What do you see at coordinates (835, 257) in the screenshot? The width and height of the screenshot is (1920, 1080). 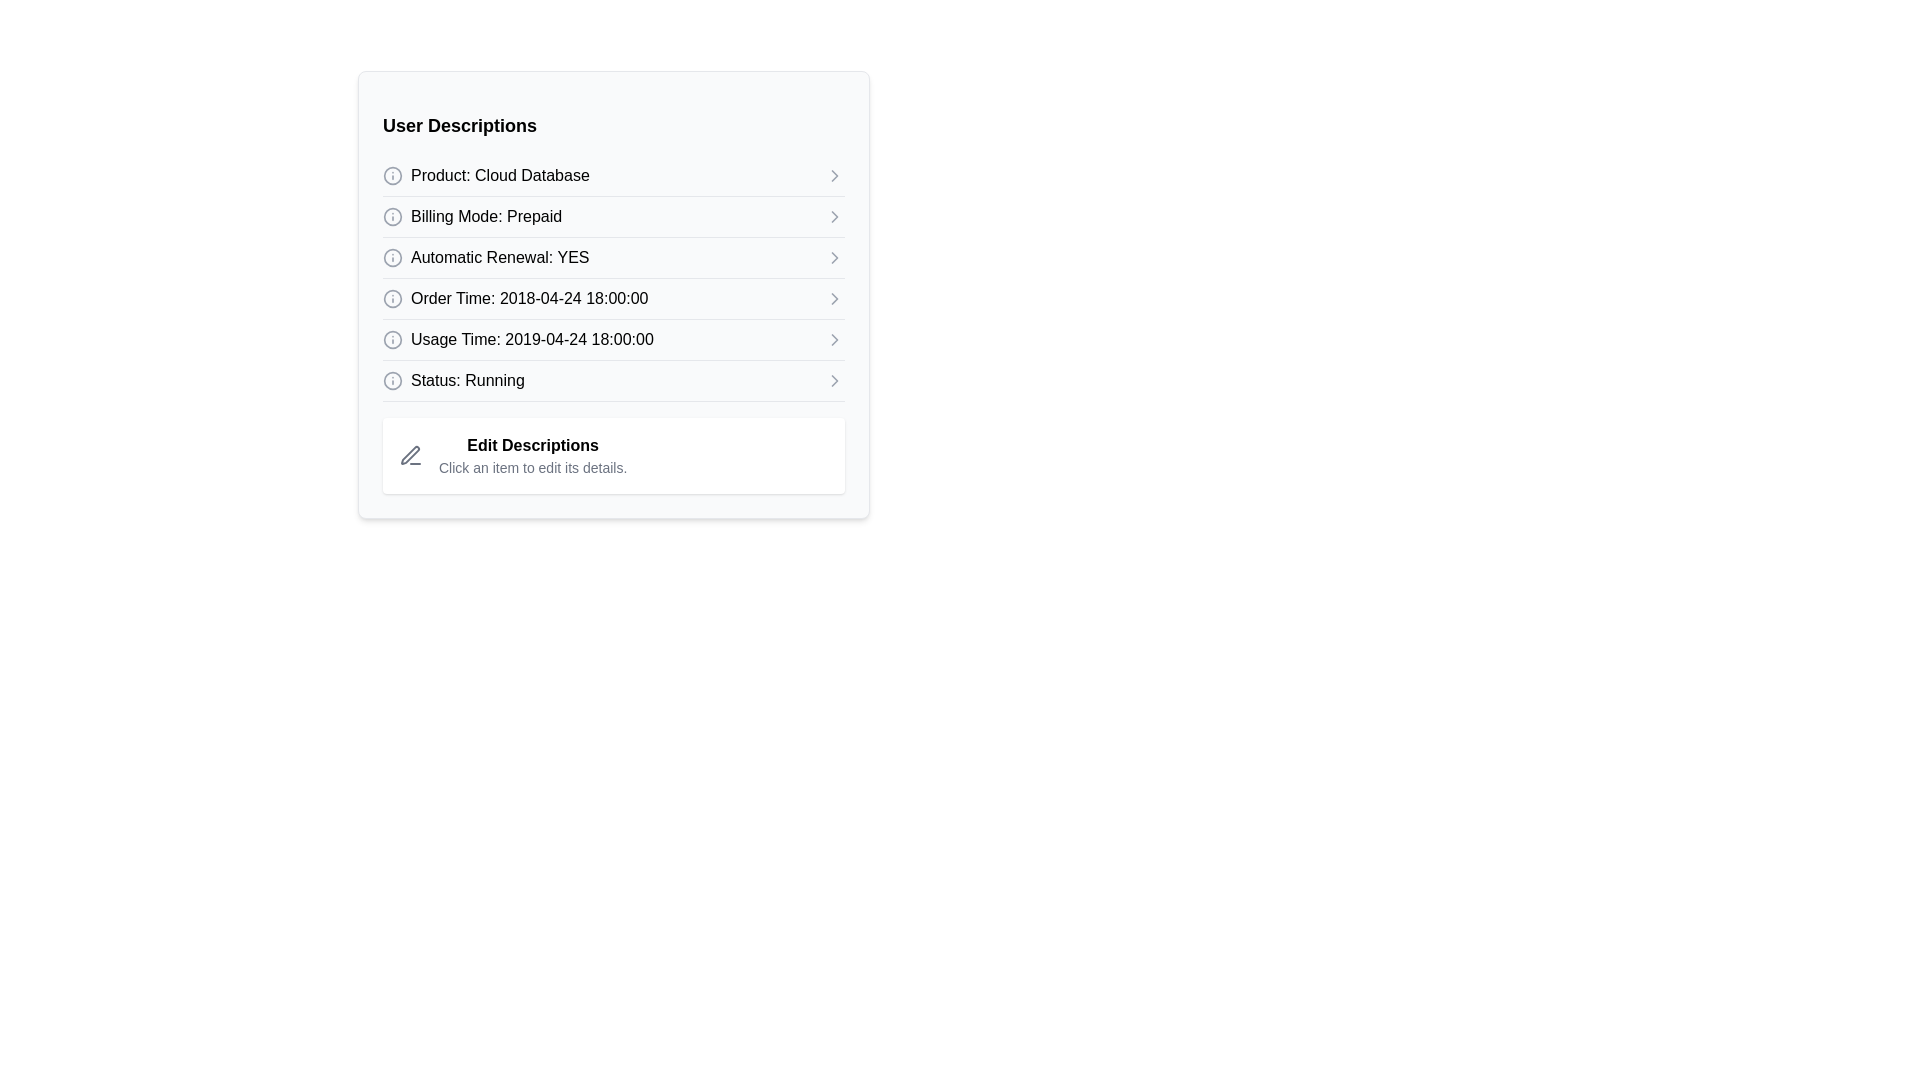 I see `the rightward-pointing chevron icon located beside the 'Automatic Renewal: YES' text to indicate expandable/collapsible section` at bounding box center [835, 257].